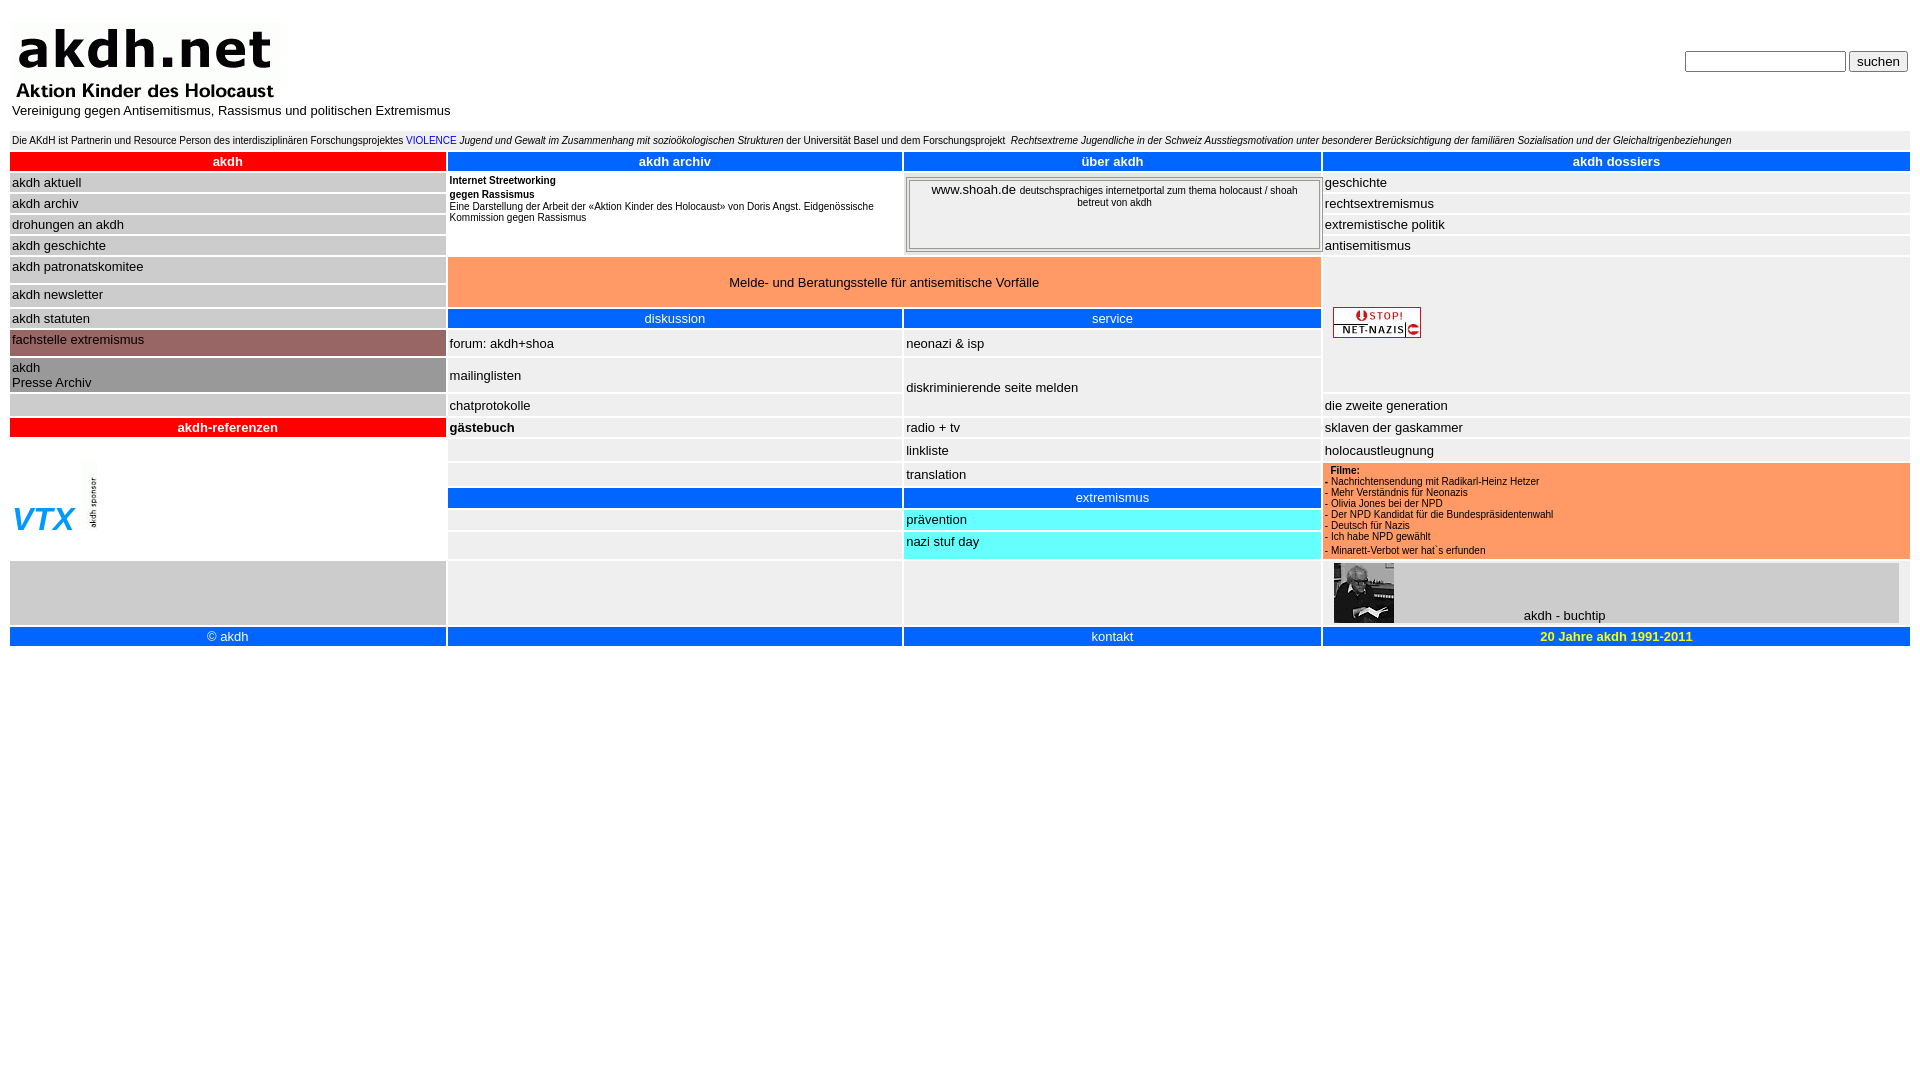 This screenshot has width=1920, height=1080. Describe the element at coordinates (1356, 182) in the screenshot. I see `'geschichte'` at that location.